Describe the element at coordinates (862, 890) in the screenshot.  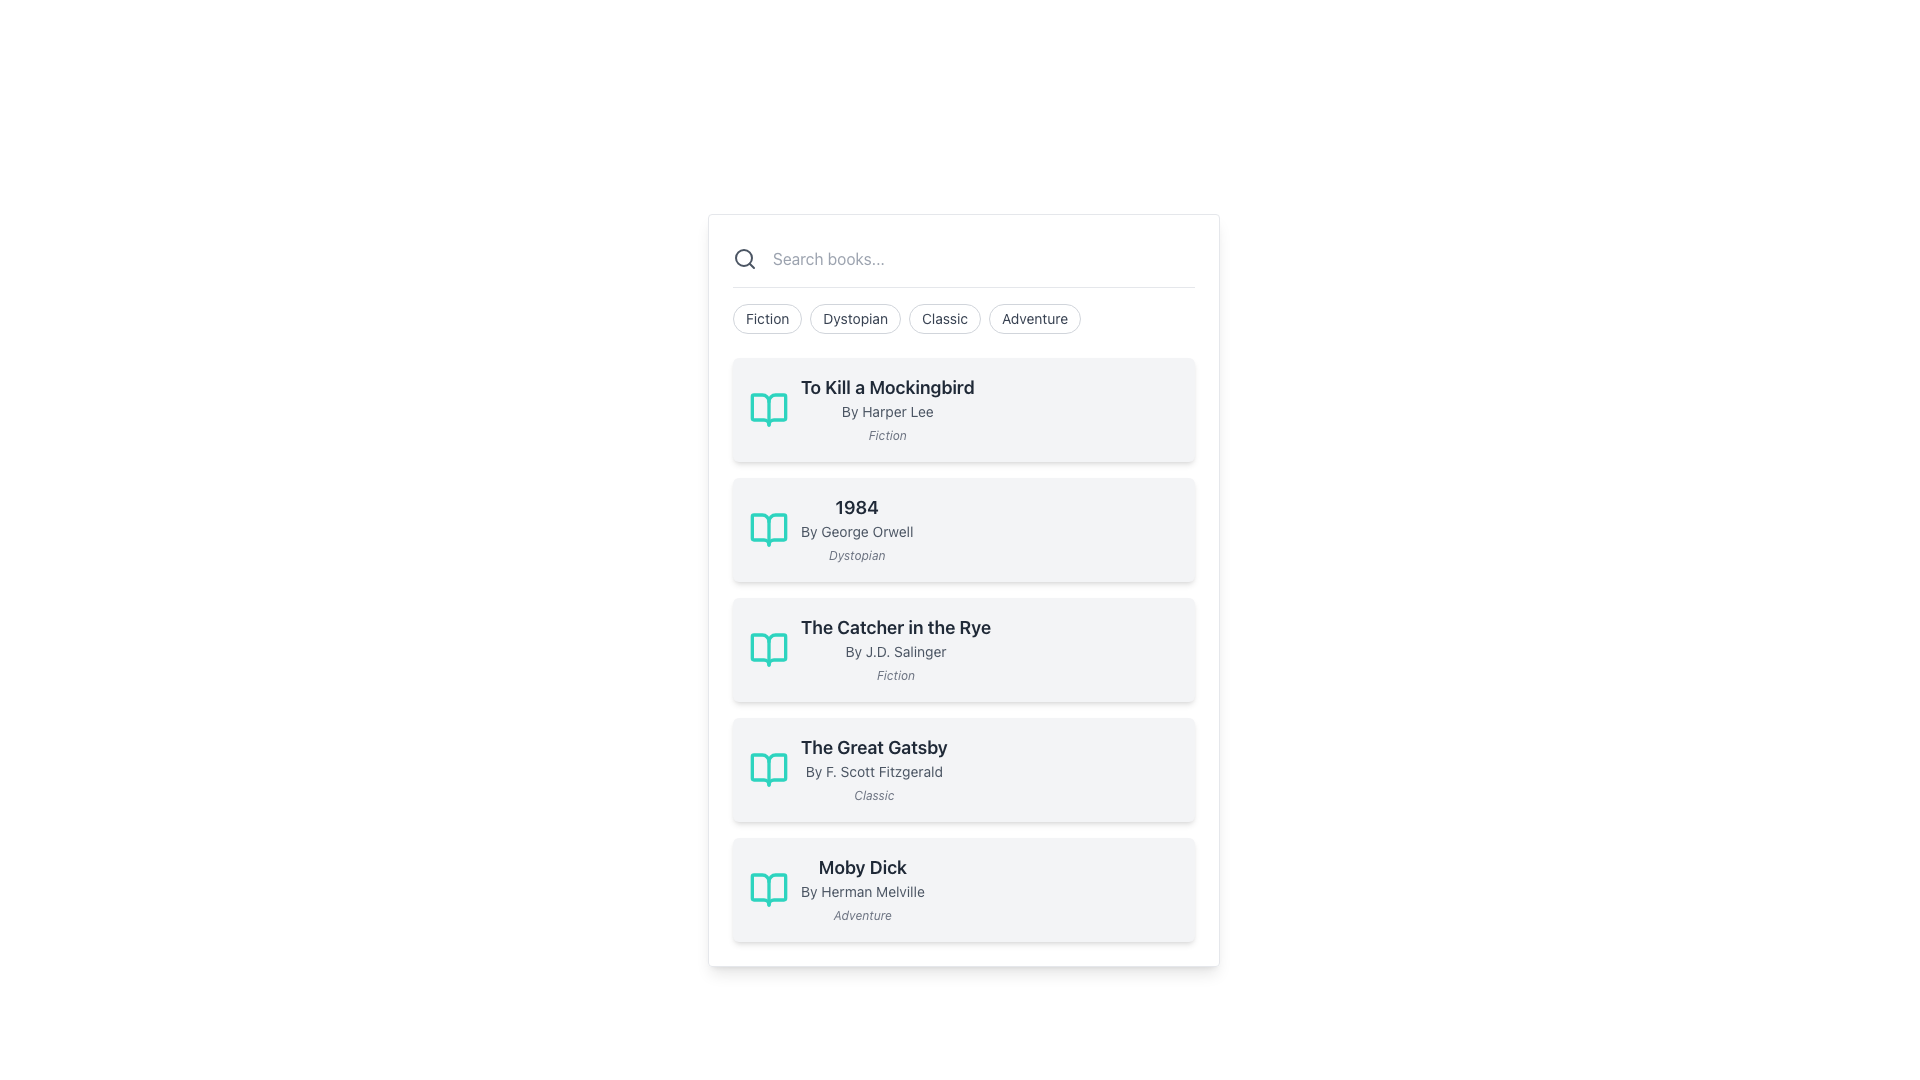
I see `the muted gray text 'By Herman Melville' located beneath the book title 'Moby Dick' and above the genre text 'Adventure' within the book listing` at that location.